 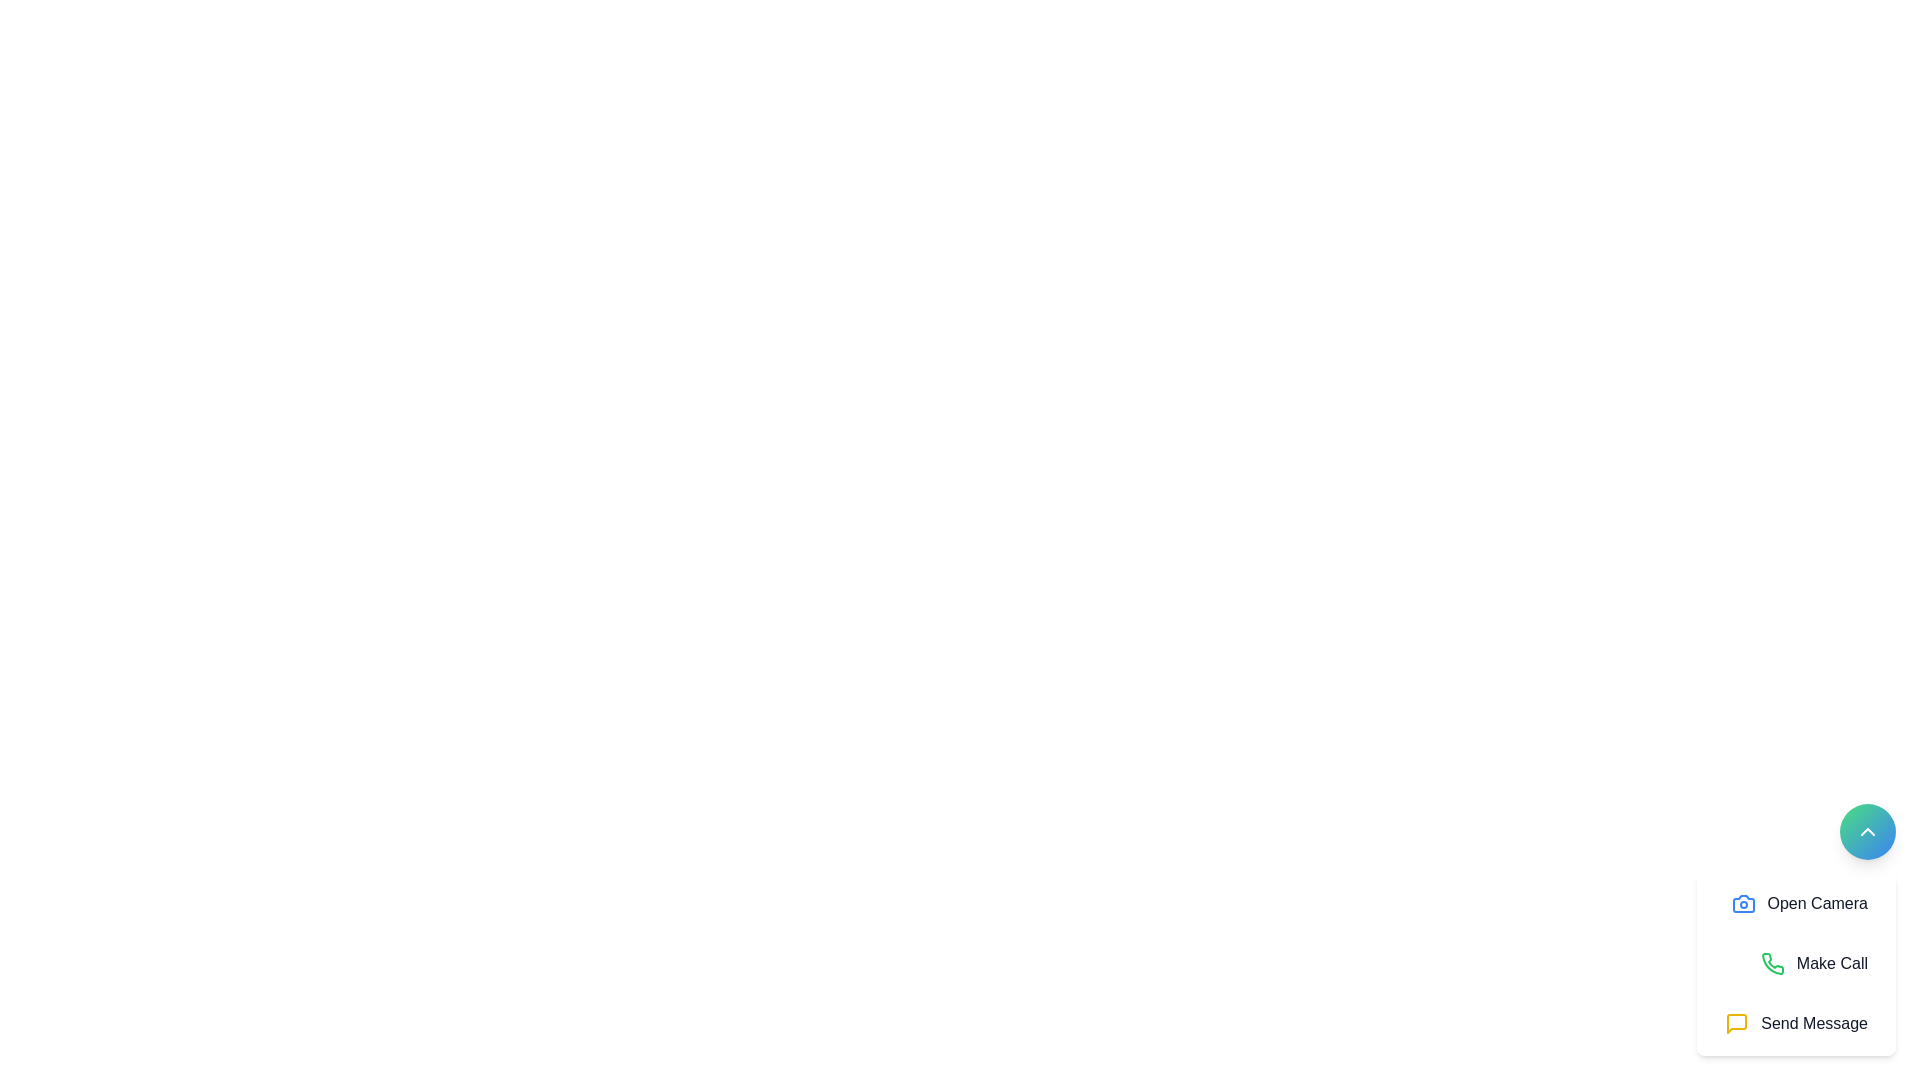 I want to click on the 'Make Call' button, which features a green phone icon and medium-weight gray text, positioned below the 'Open Camera' button and above the 'Send Message' button in the bottom-right corner of the interface, so click(x=1814, y=963).